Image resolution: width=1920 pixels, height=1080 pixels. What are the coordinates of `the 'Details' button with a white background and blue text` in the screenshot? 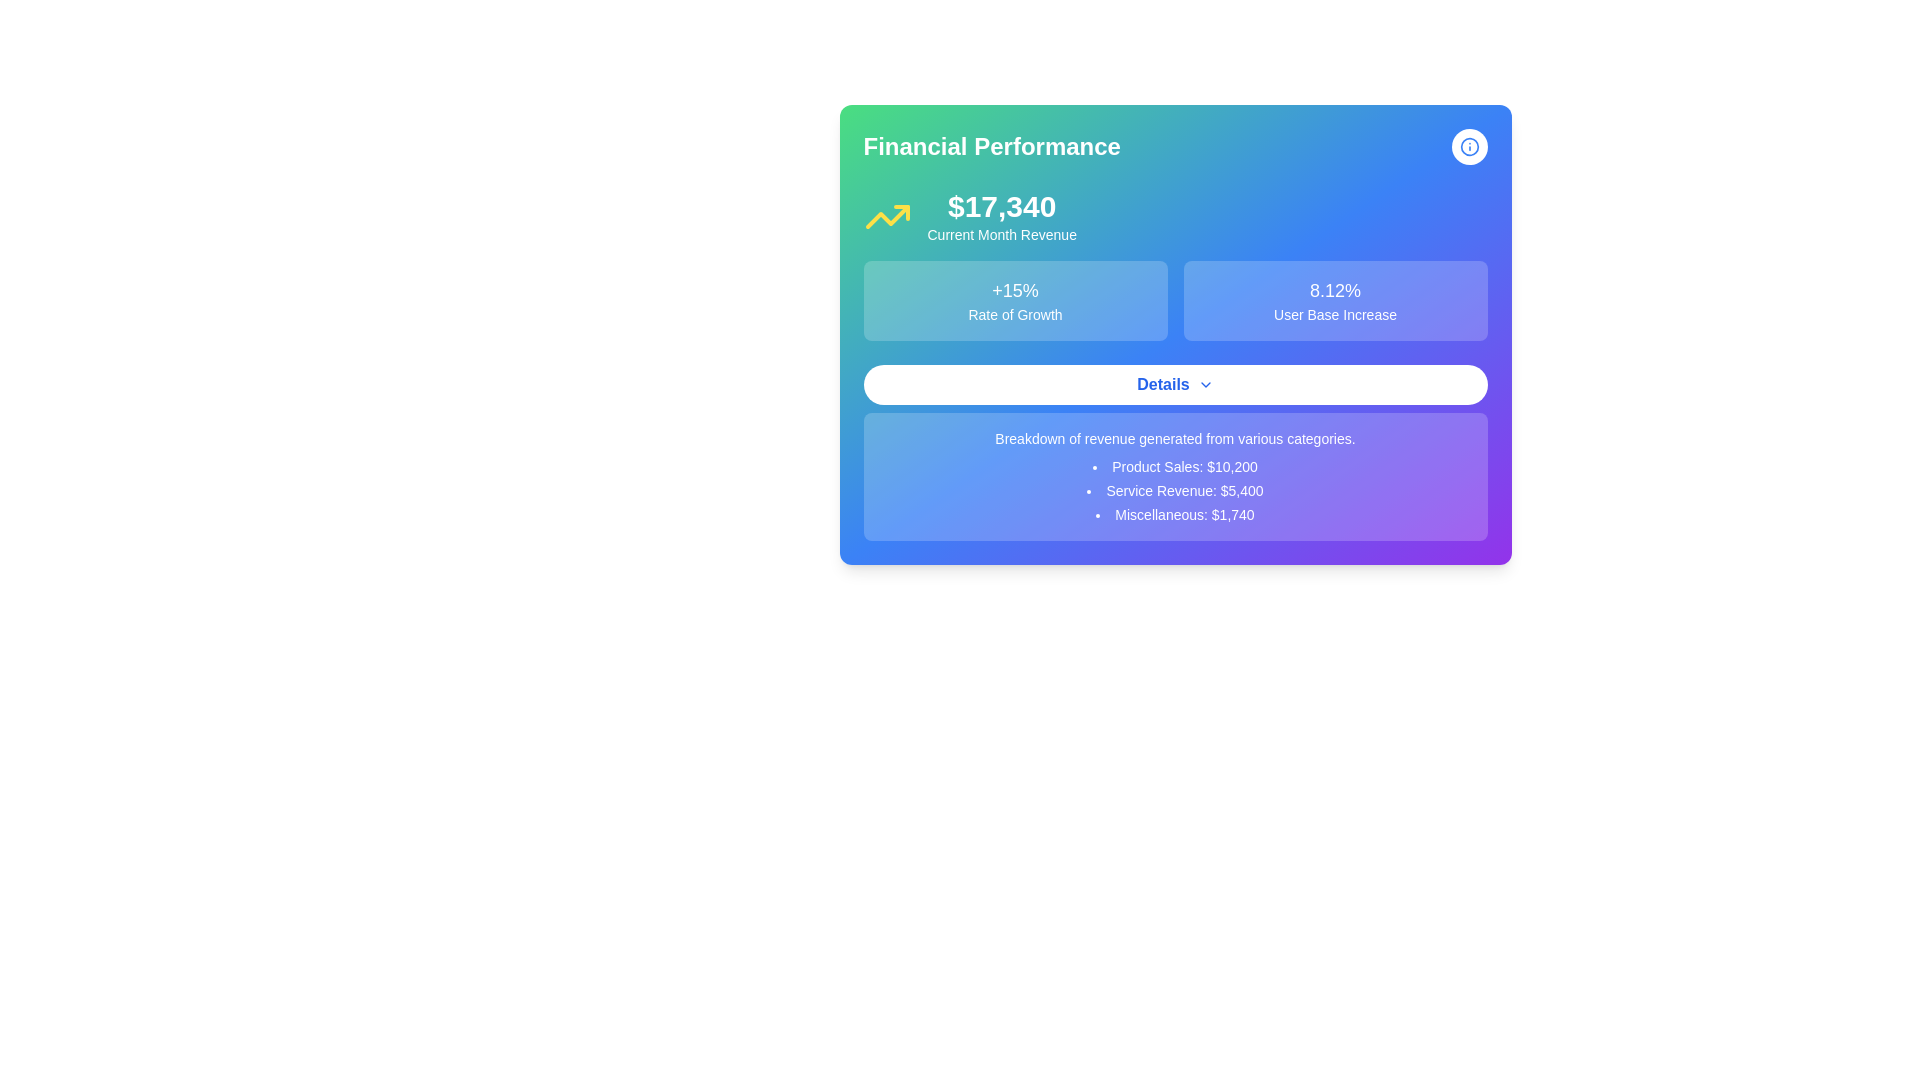 It's located at (1175, 385).